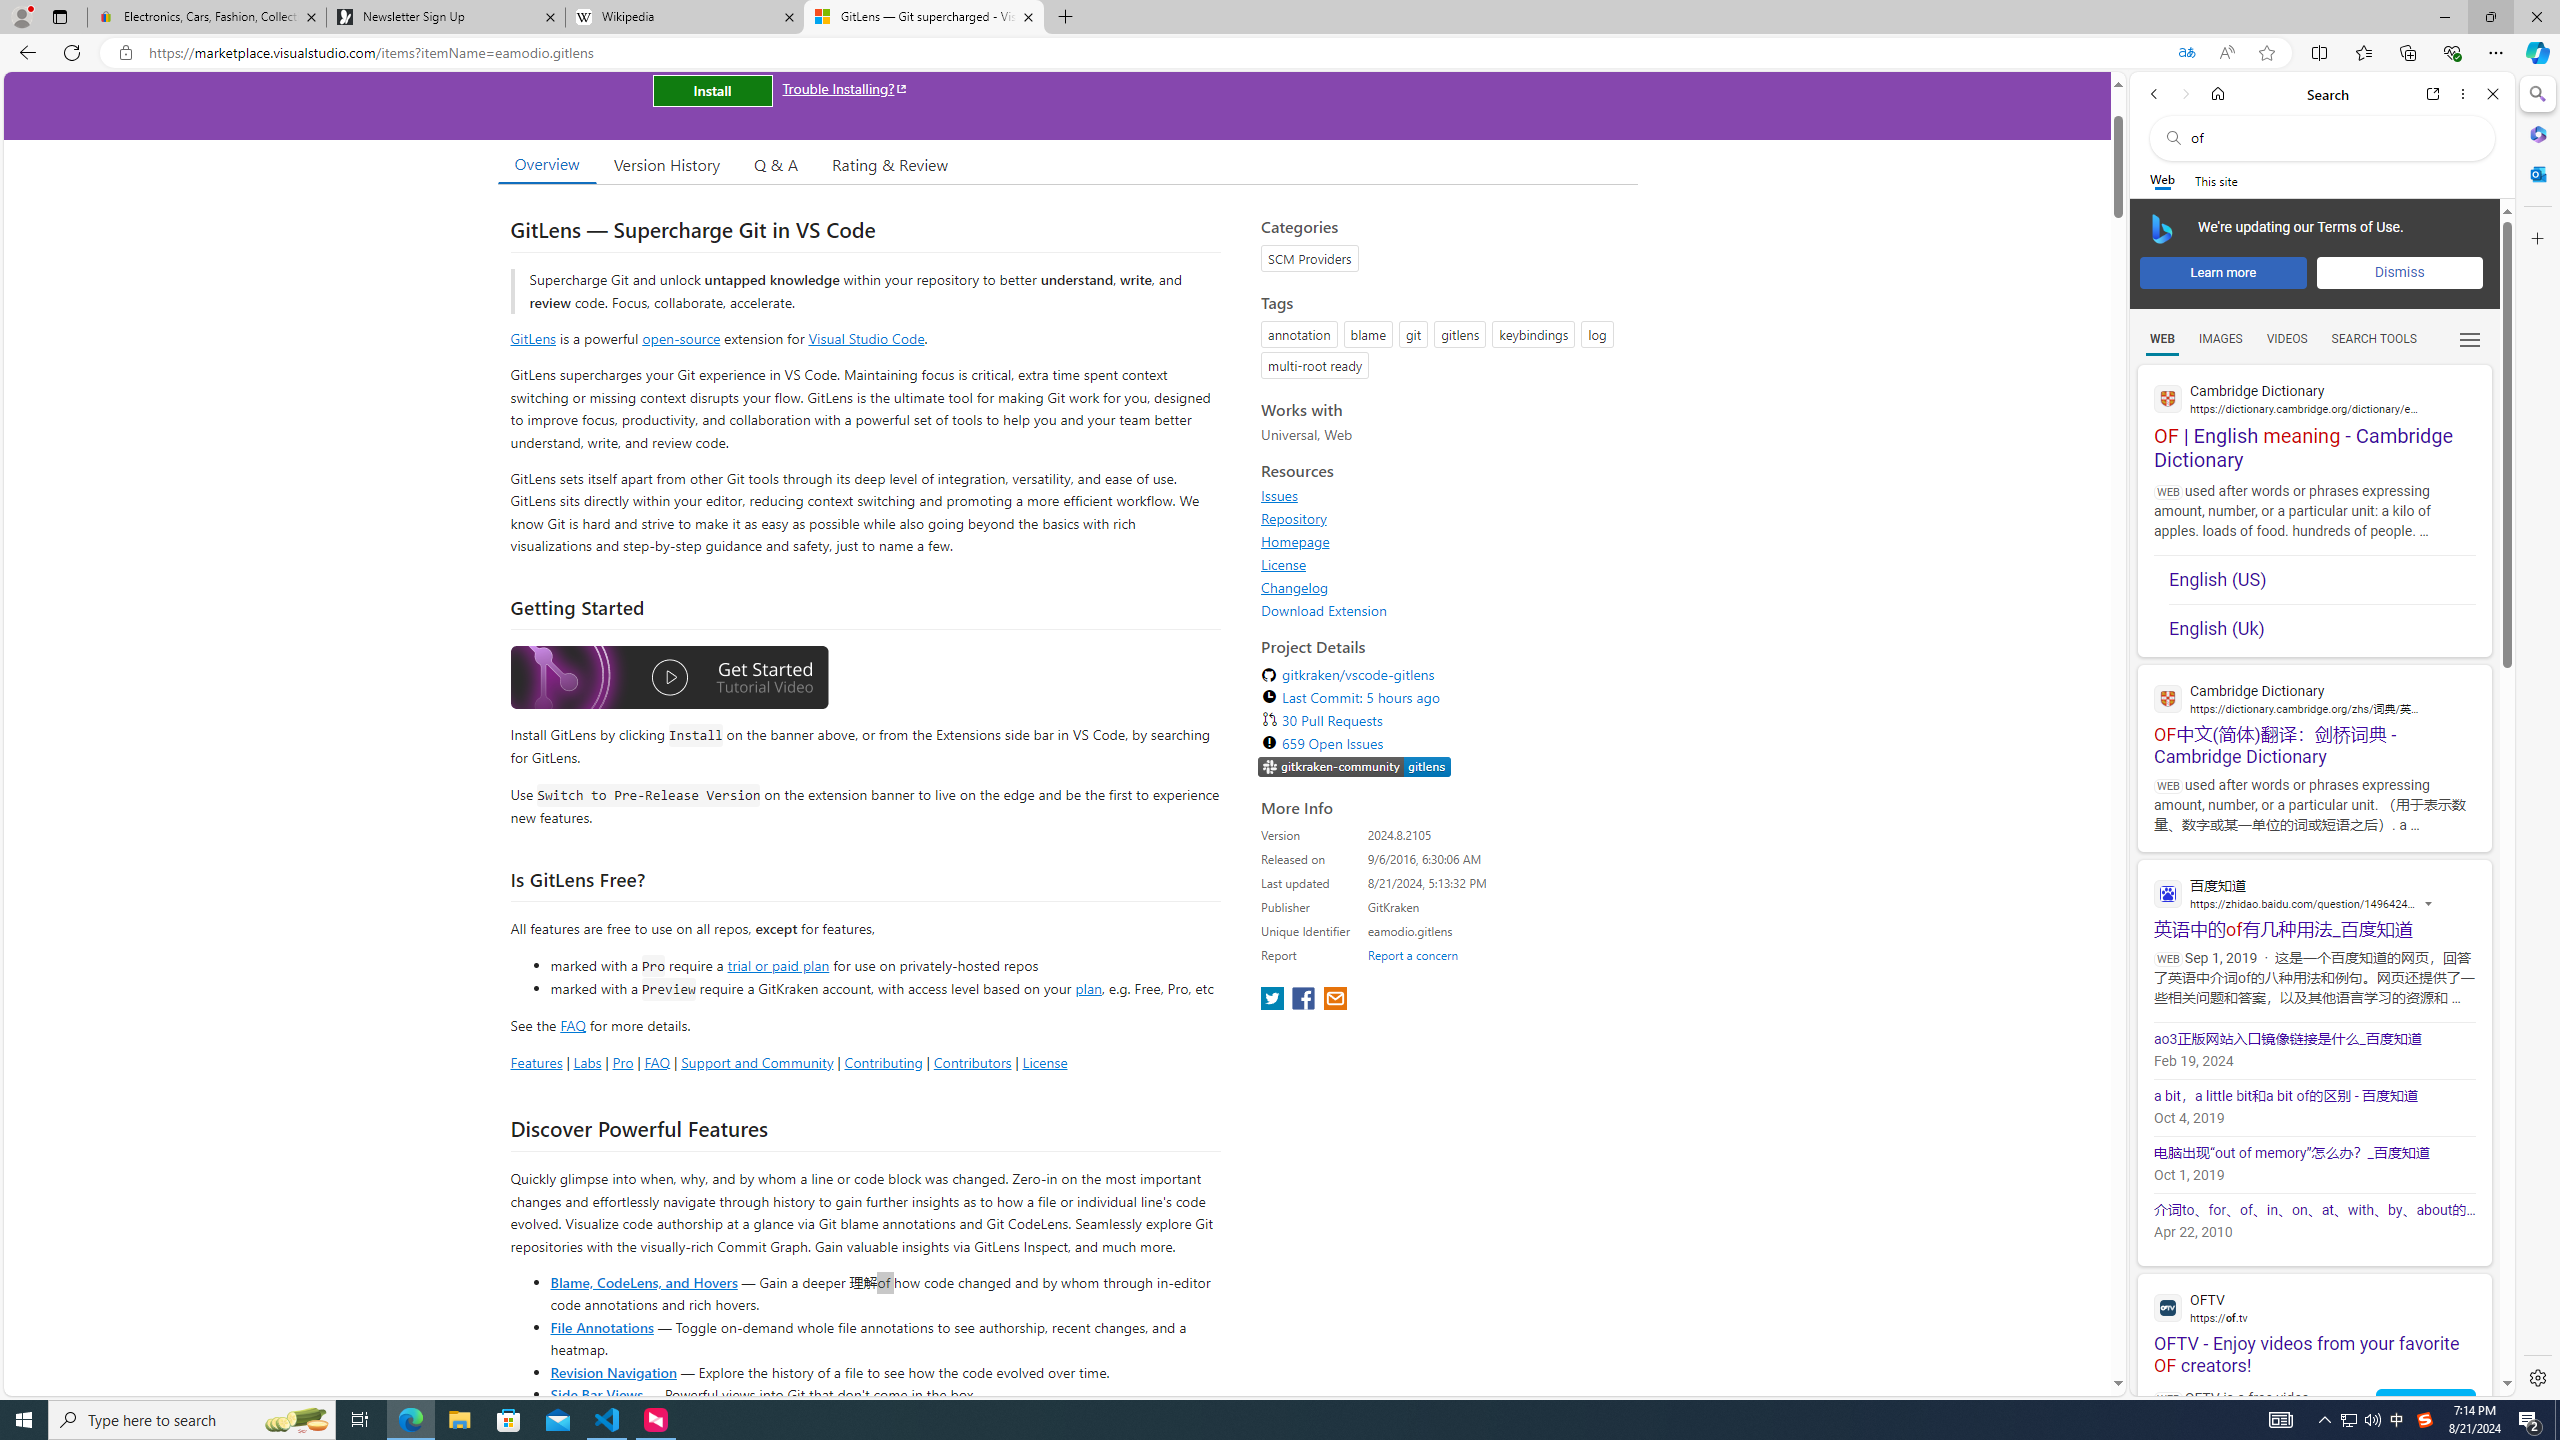 This screenshot has width=2560, height=1440. What do you see at coordinates (681, 337) in the screenshot?
I see `'open-source'` at bounding box center [681, 337].